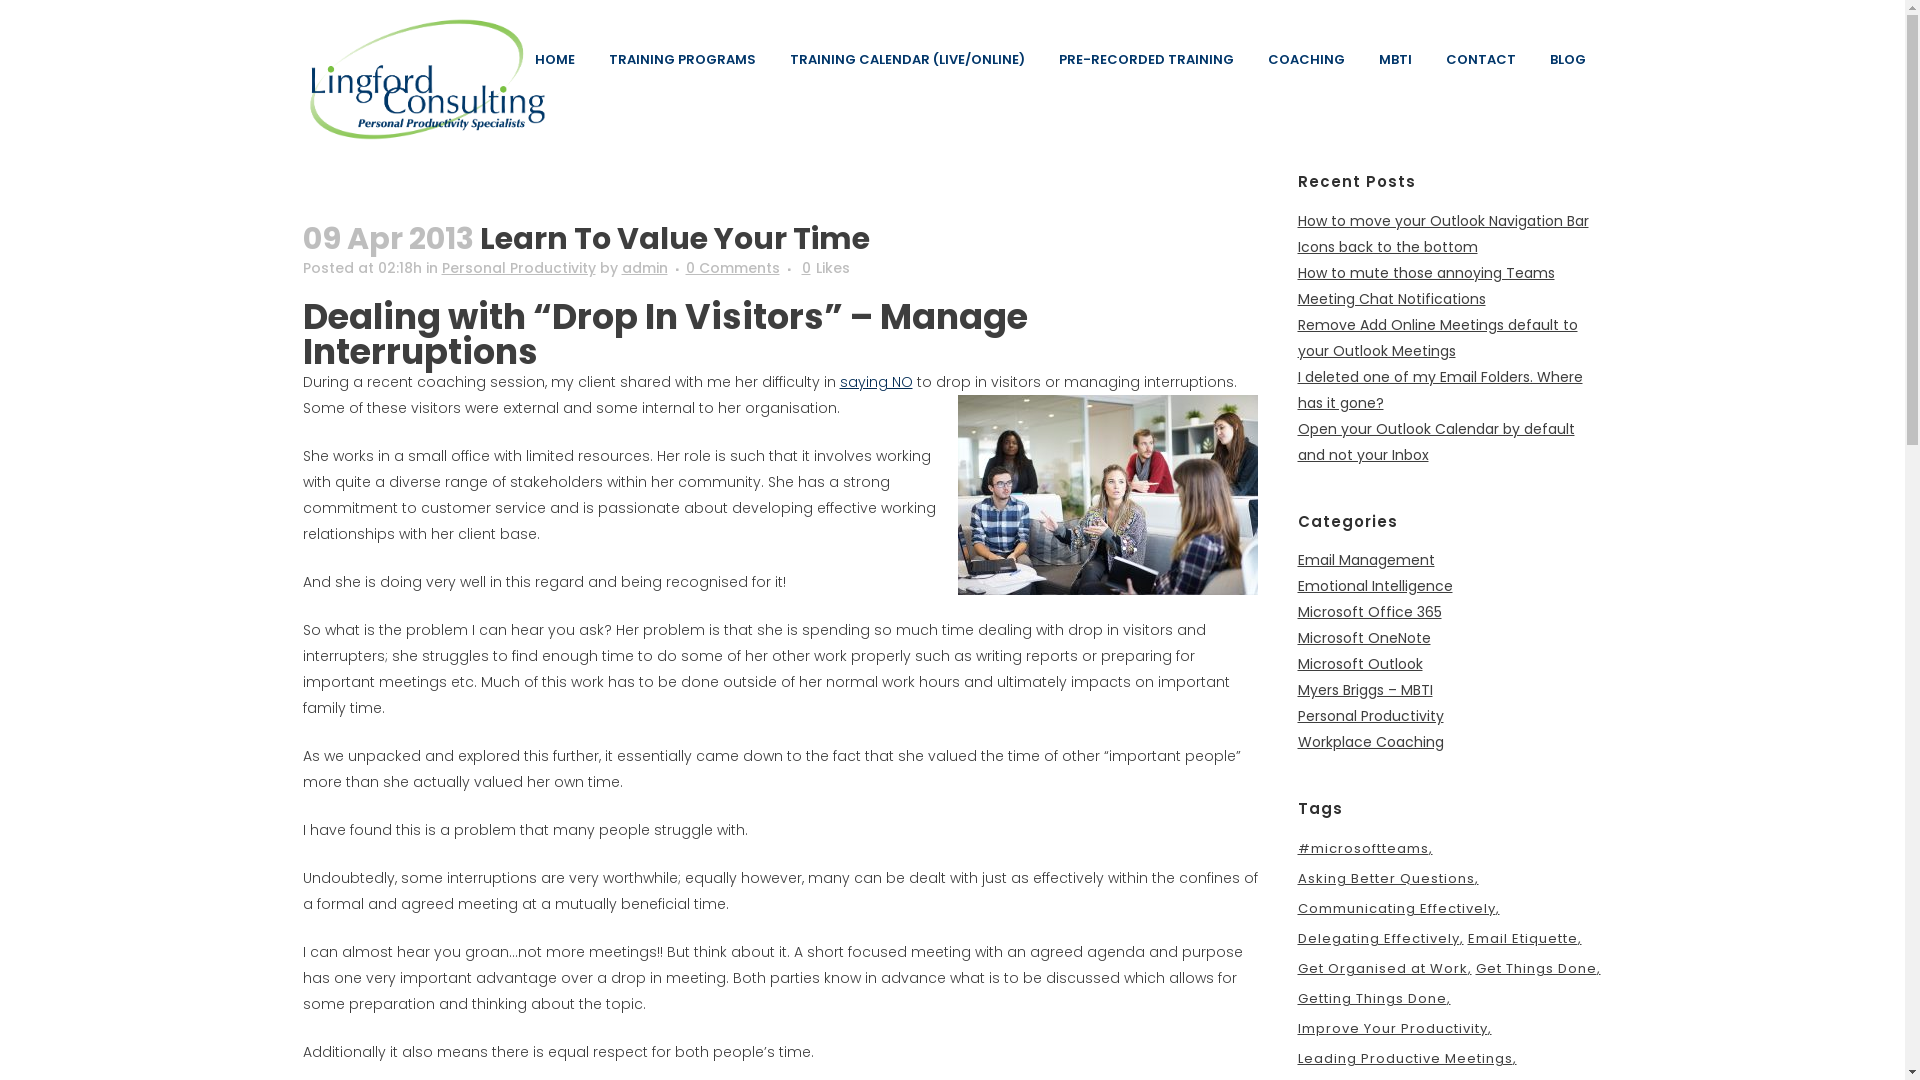 Image resolution: width=1920 pixels, height=1080 pixels. Describe the element at coordinates (1384, 967) in the screenshot. I see `'Get Organised at Work'` at that location.